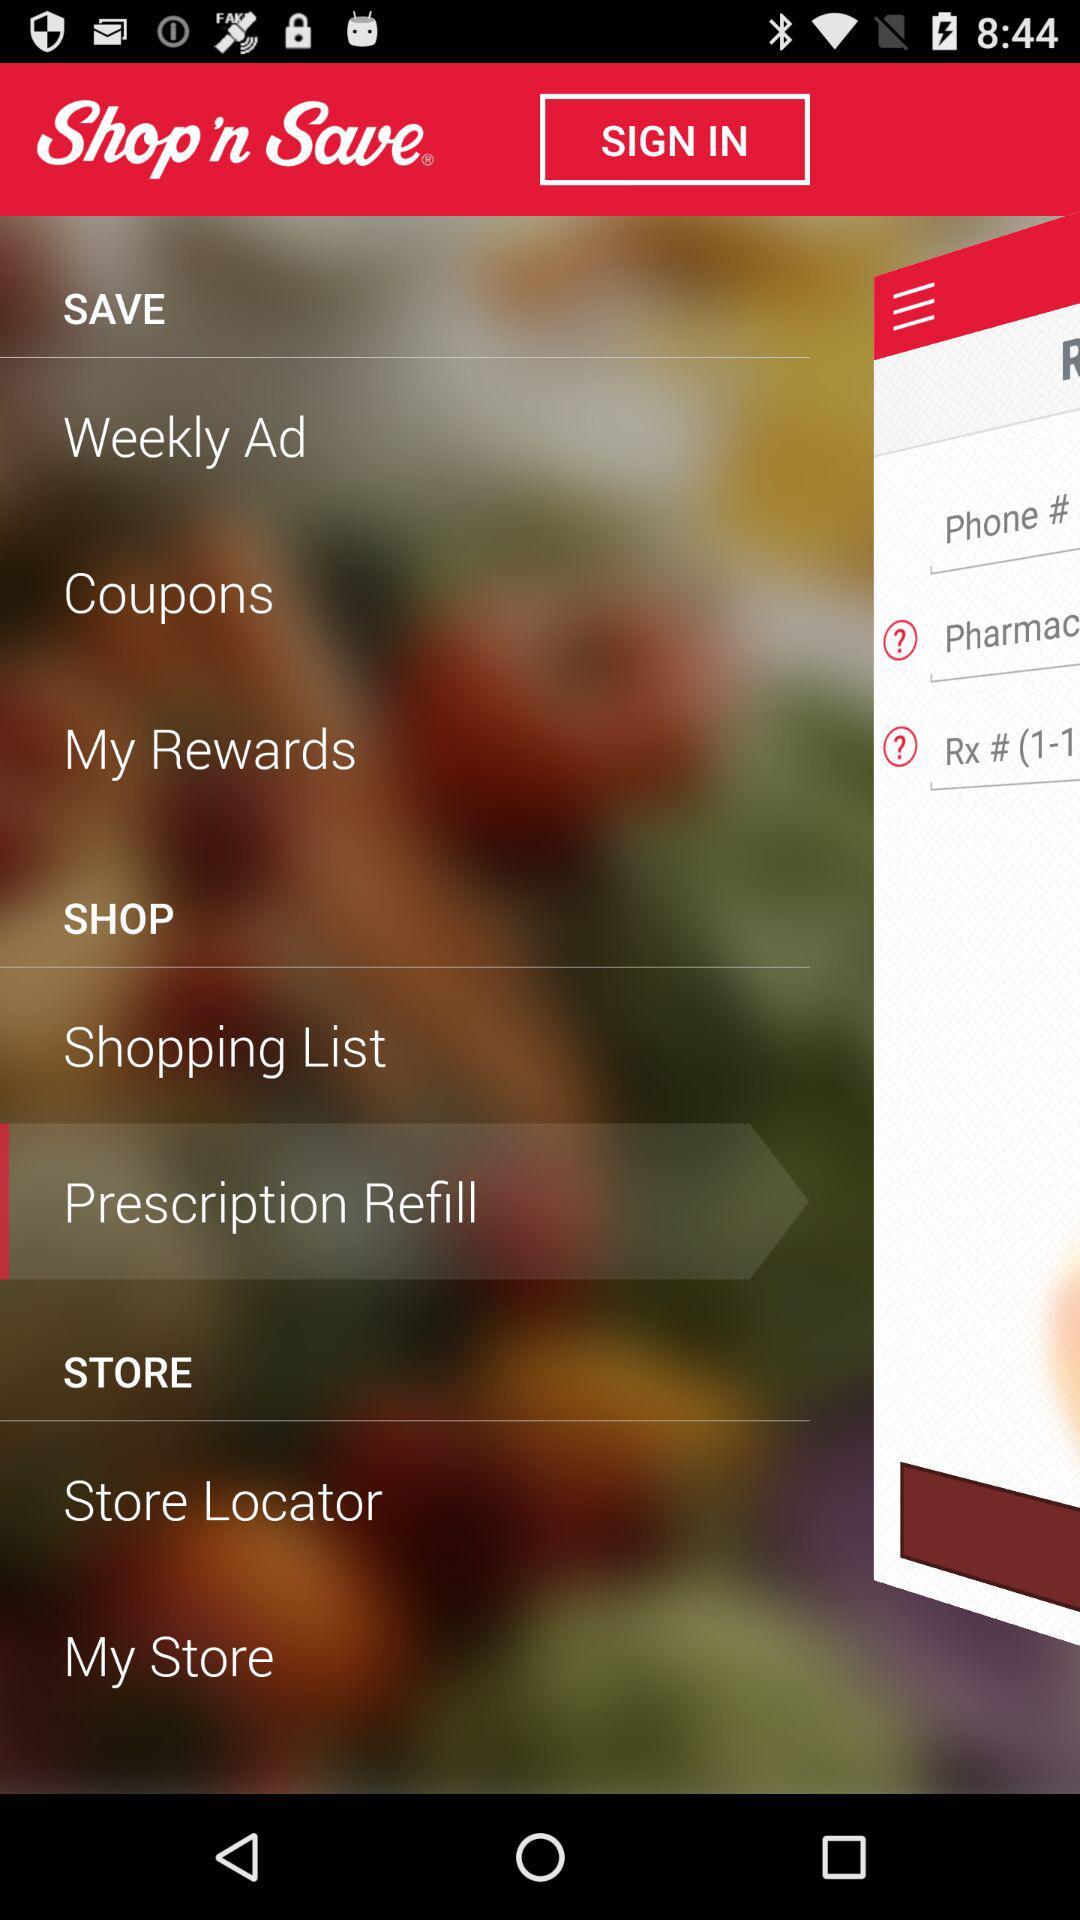 Image resolution: width=1080 pixels, height=1920 pixels. Describe the element at coordinates (990, 1627) in the screenshot. I see `the item to the right of store locator item` at that location.